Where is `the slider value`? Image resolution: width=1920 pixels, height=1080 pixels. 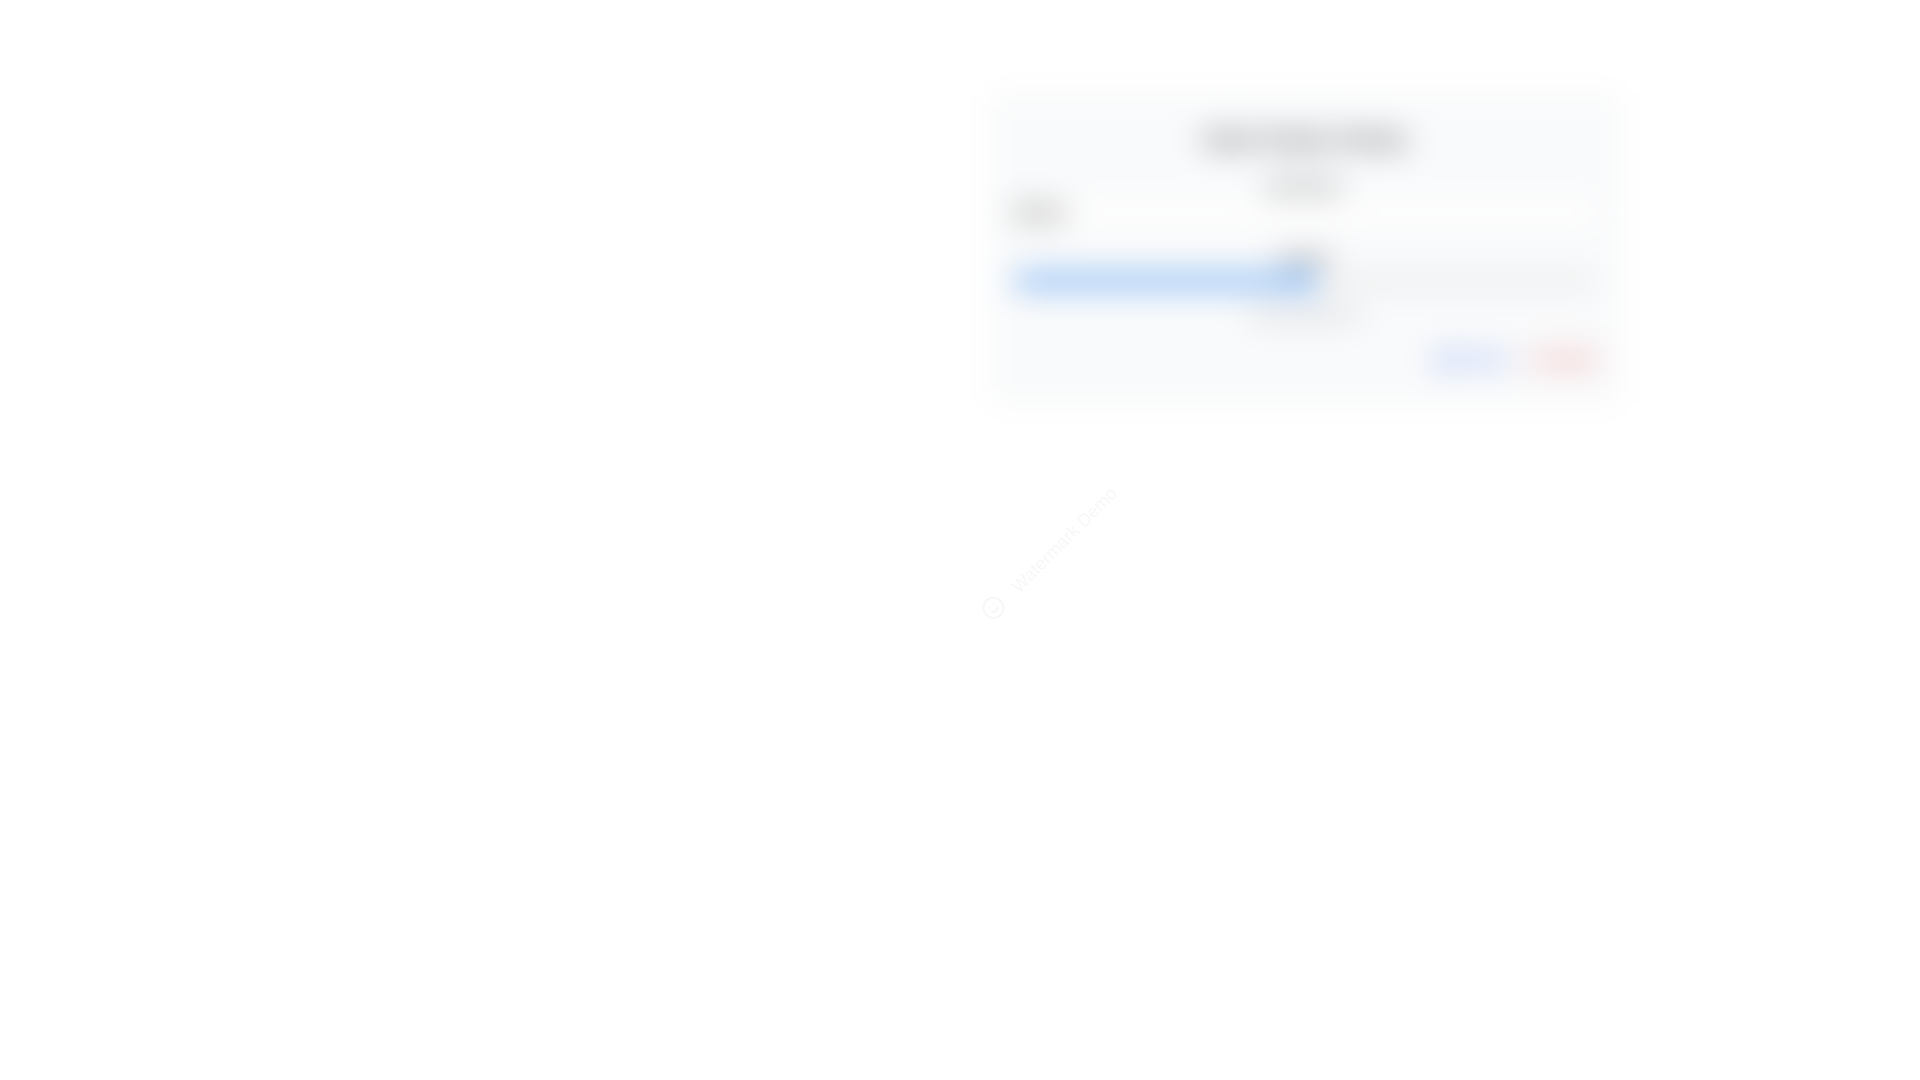
the slider value is located at coordinates (1130, 281).